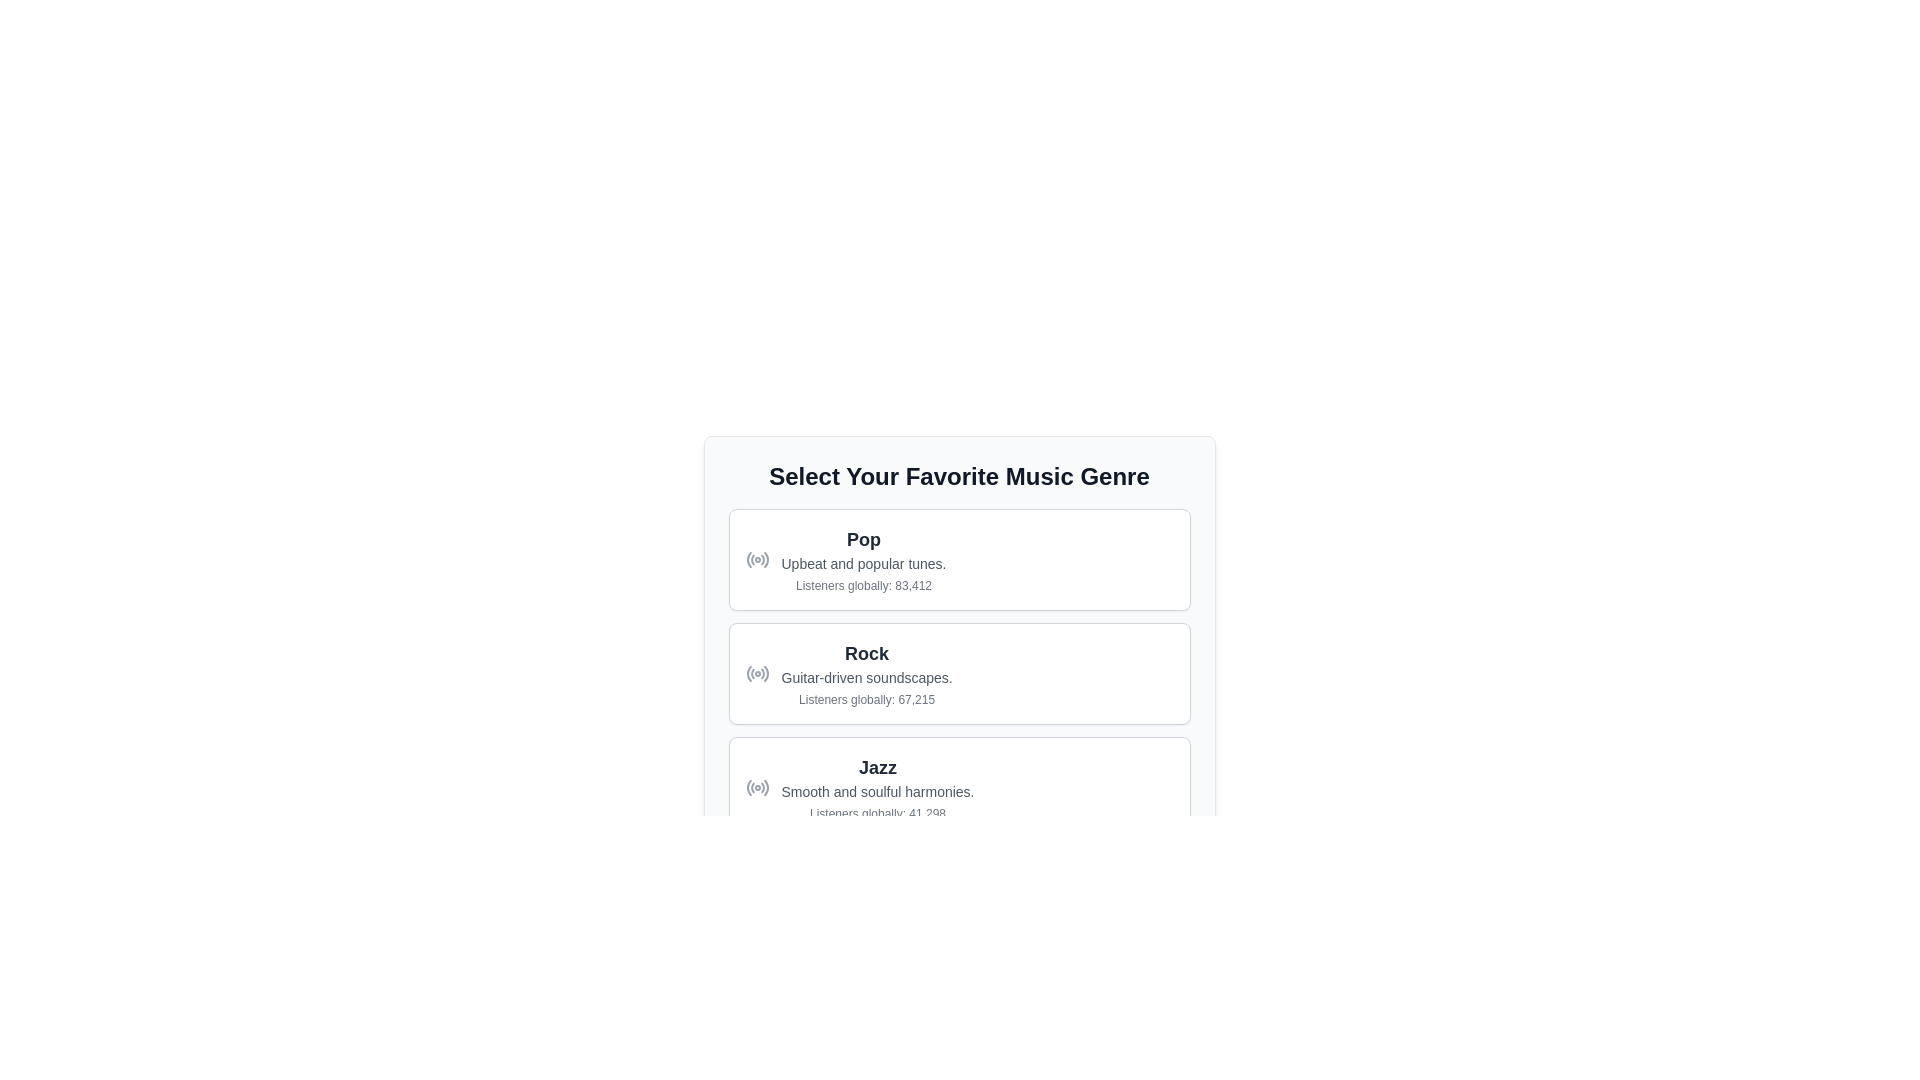 This screenshot has height=1080, width=1920. I want to click on the text label reading 'Listeners globally: 83,412' within the 'Pop' genre card, positioned as the last line below 'Upbeat and popular tunes.', so click(864, 585).